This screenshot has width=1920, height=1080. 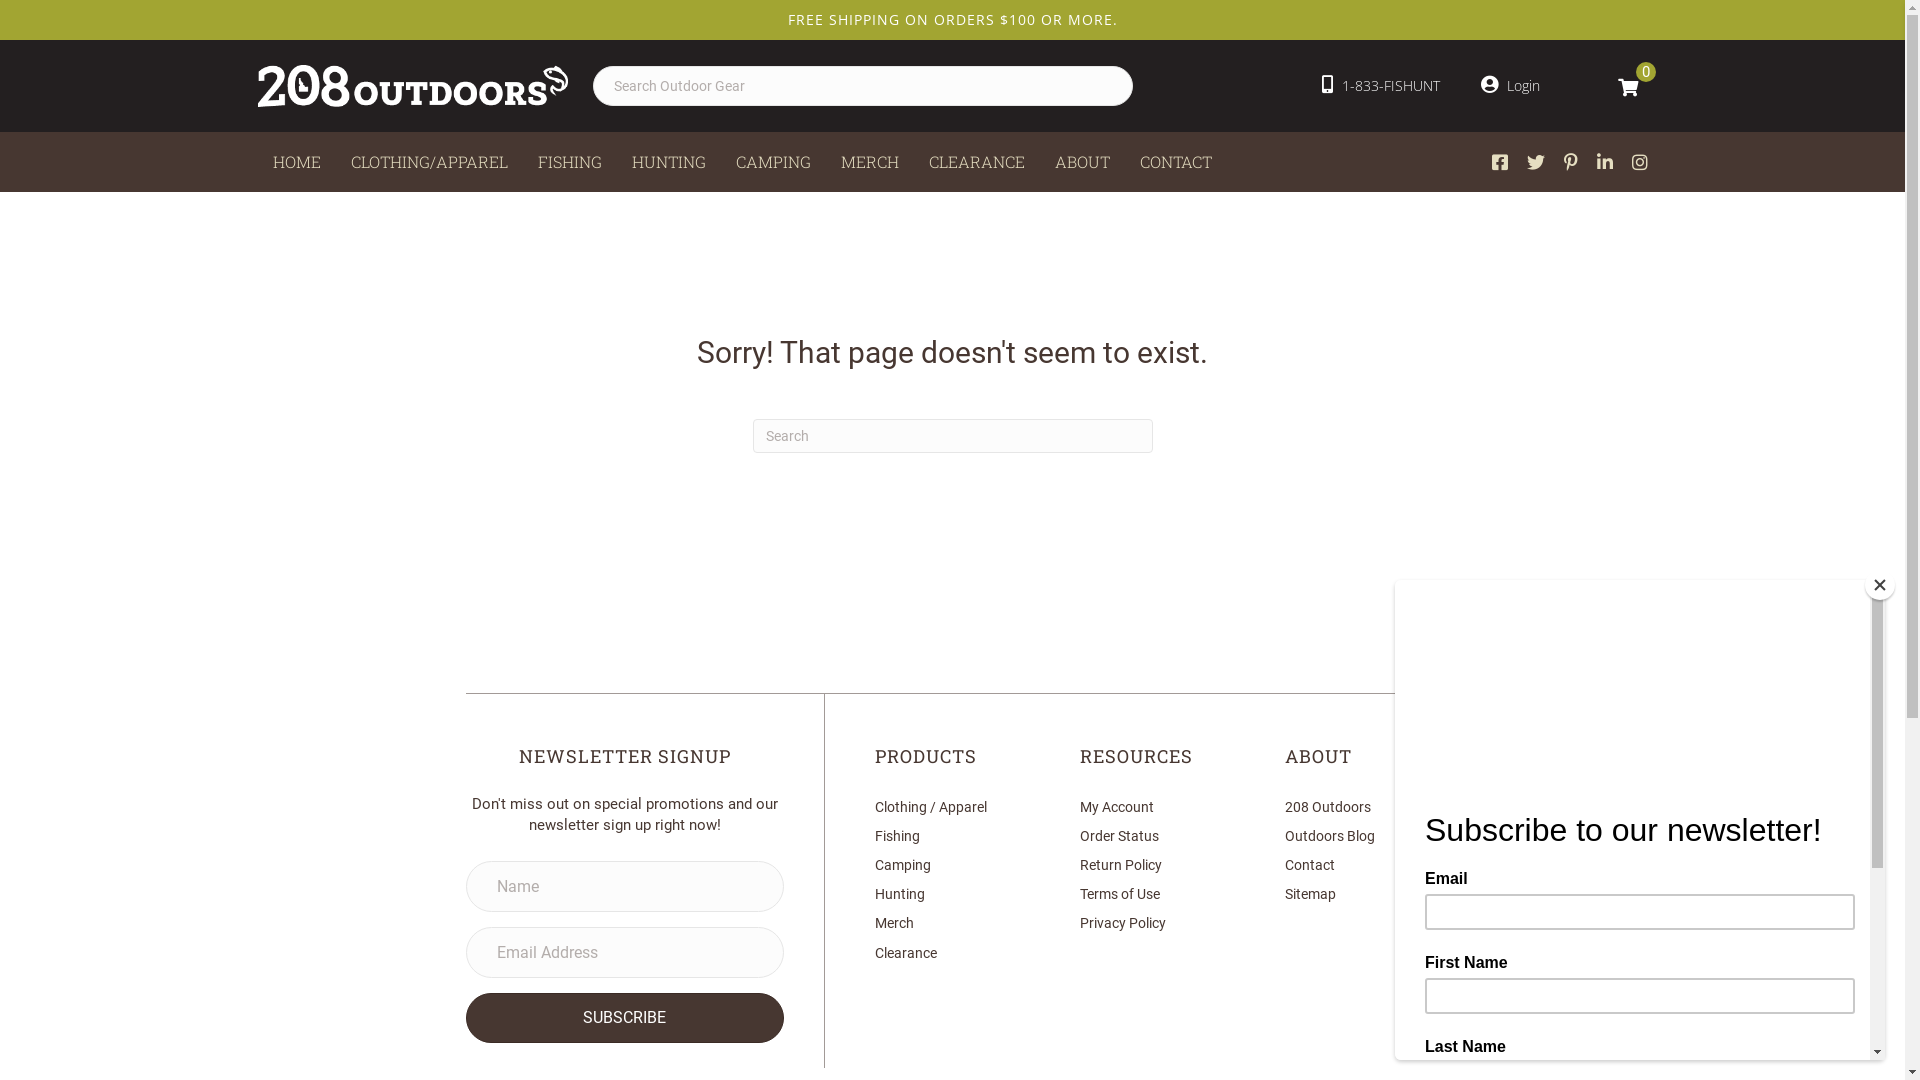 What do you see at coordinates (901, 863) in the screenshot?
I see `'Camping'` at bounding box center [901, 863].